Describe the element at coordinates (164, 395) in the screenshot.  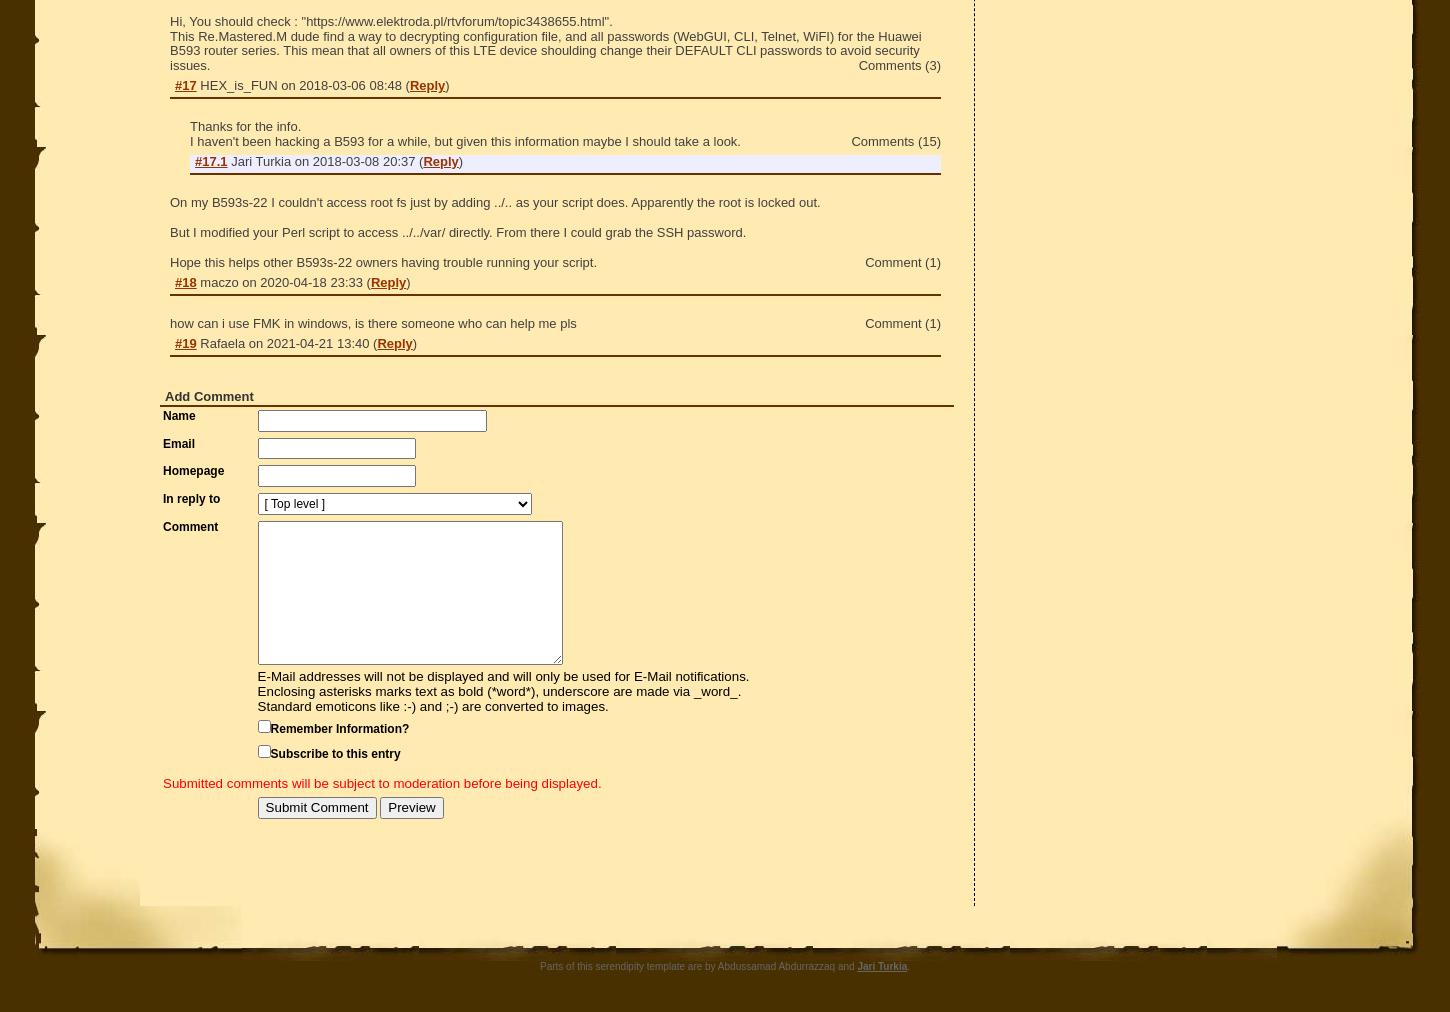
I see `'Add Comment'` at that location.